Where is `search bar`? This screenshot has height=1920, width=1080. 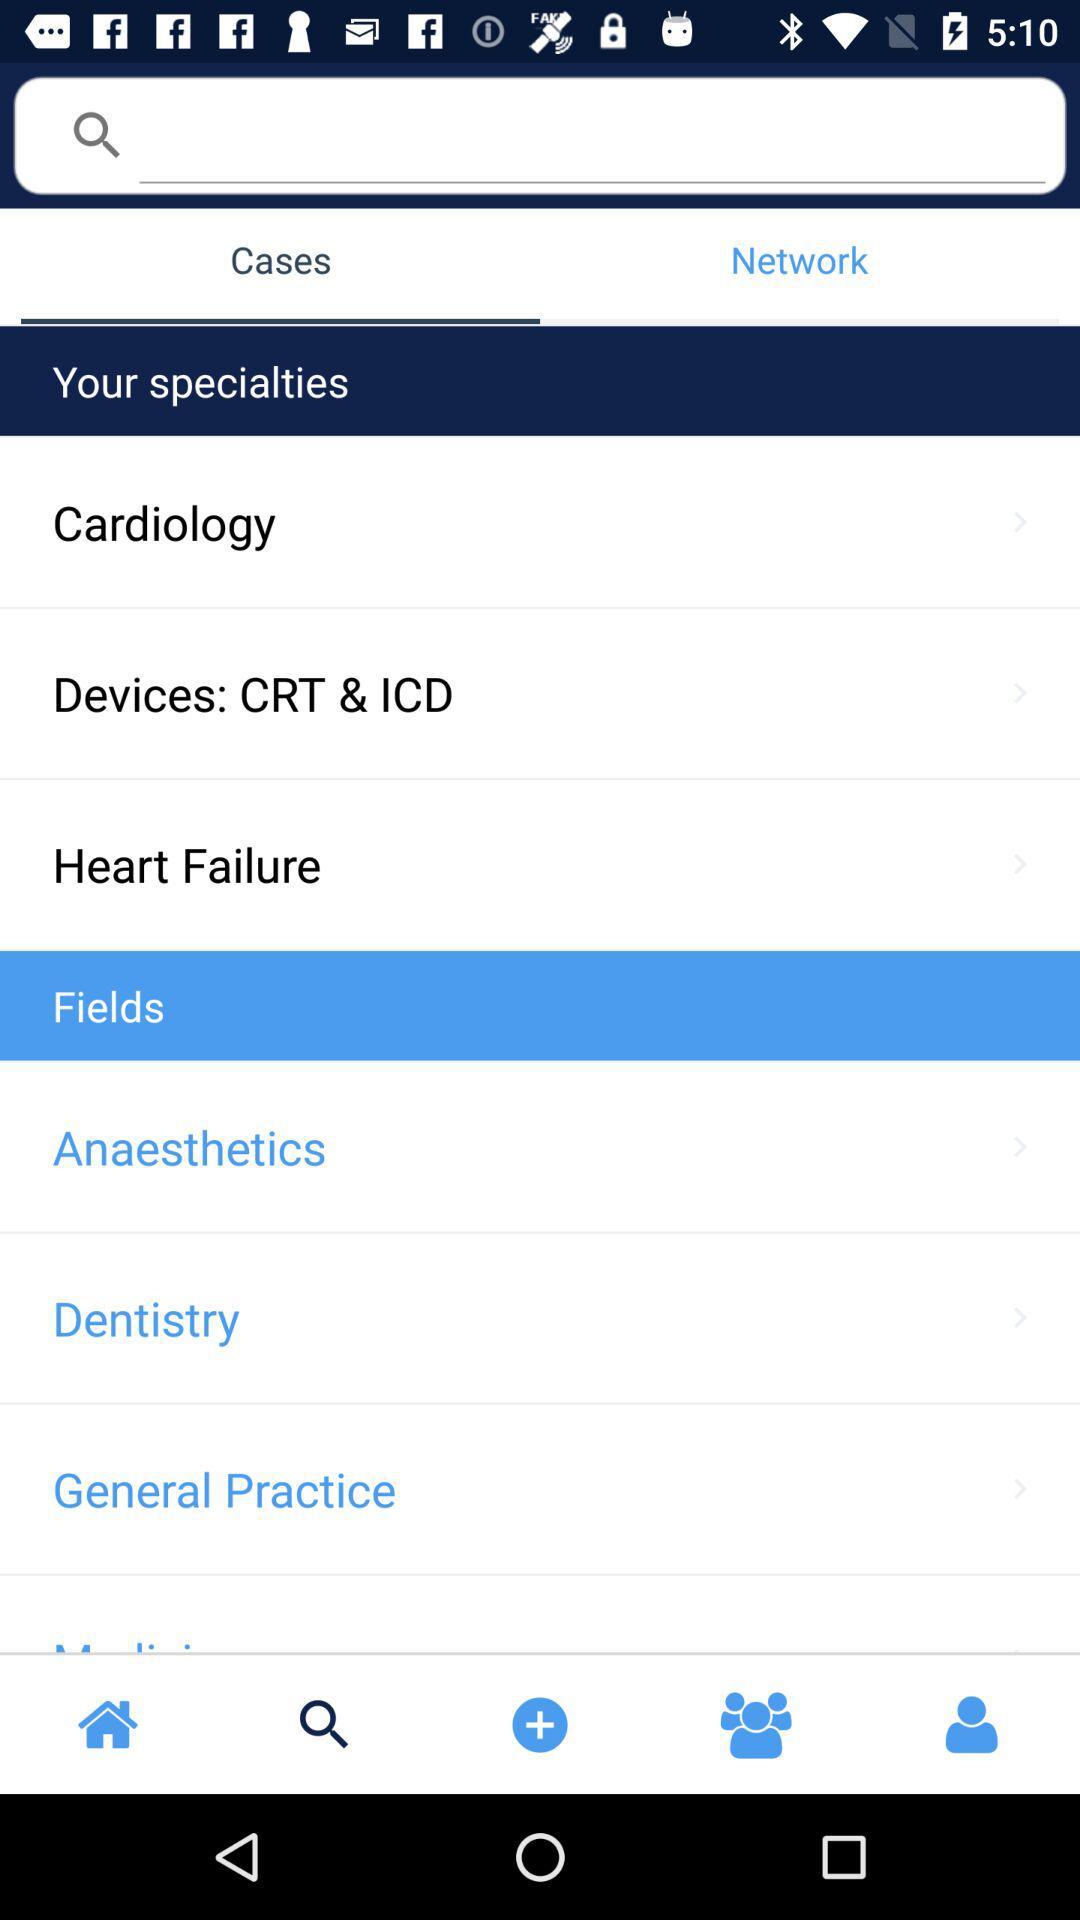 search bar is located at coordinates (591, 133).